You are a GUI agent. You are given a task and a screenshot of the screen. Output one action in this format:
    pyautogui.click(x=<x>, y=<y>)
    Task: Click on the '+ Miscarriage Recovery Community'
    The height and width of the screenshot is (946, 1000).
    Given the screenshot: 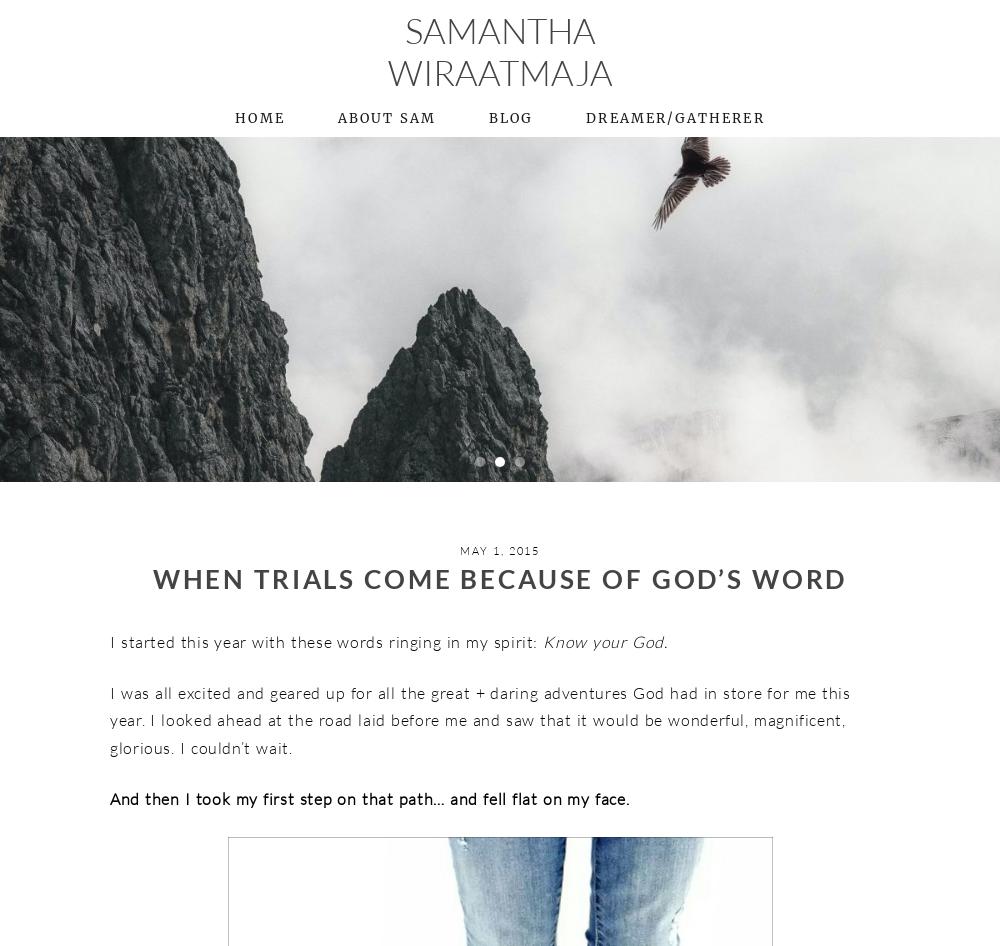 What is the action you would take?
    pyautogui.click(x=772, y=300)
    